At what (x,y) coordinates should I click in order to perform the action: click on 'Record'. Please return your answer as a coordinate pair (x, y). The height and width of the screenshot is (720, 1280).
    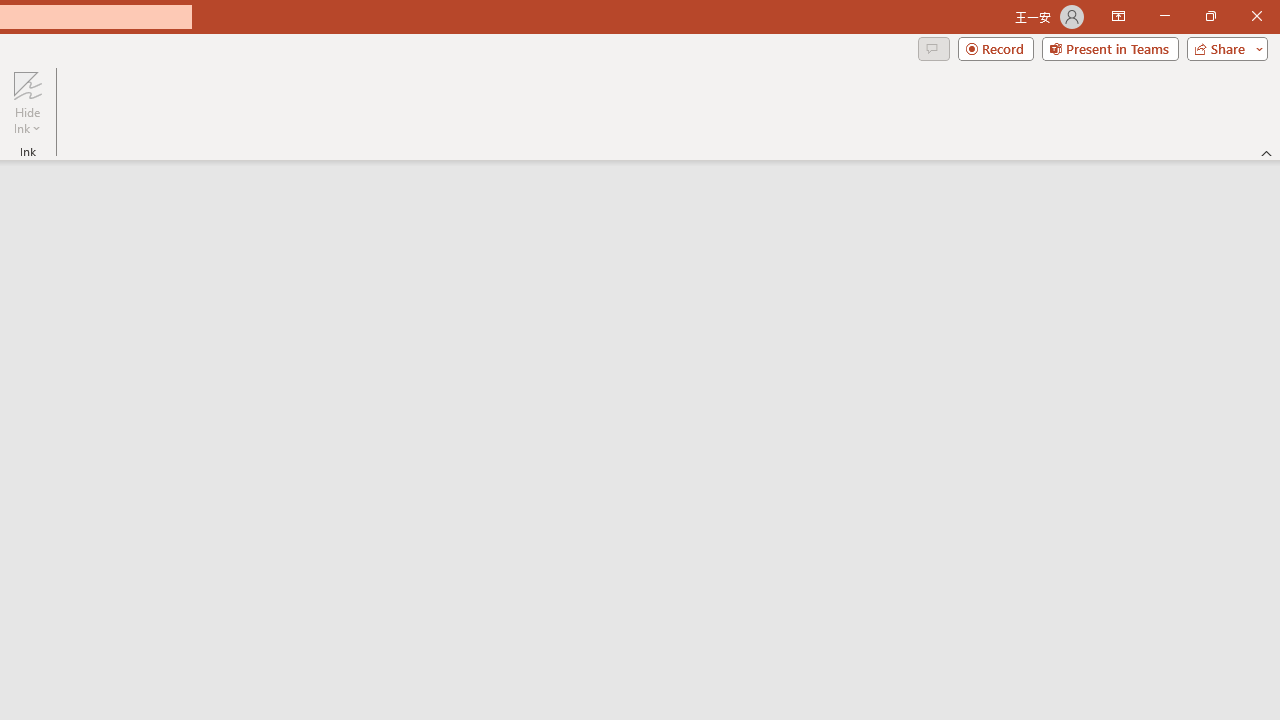
    Looking at the image, I should click on (995, 47).